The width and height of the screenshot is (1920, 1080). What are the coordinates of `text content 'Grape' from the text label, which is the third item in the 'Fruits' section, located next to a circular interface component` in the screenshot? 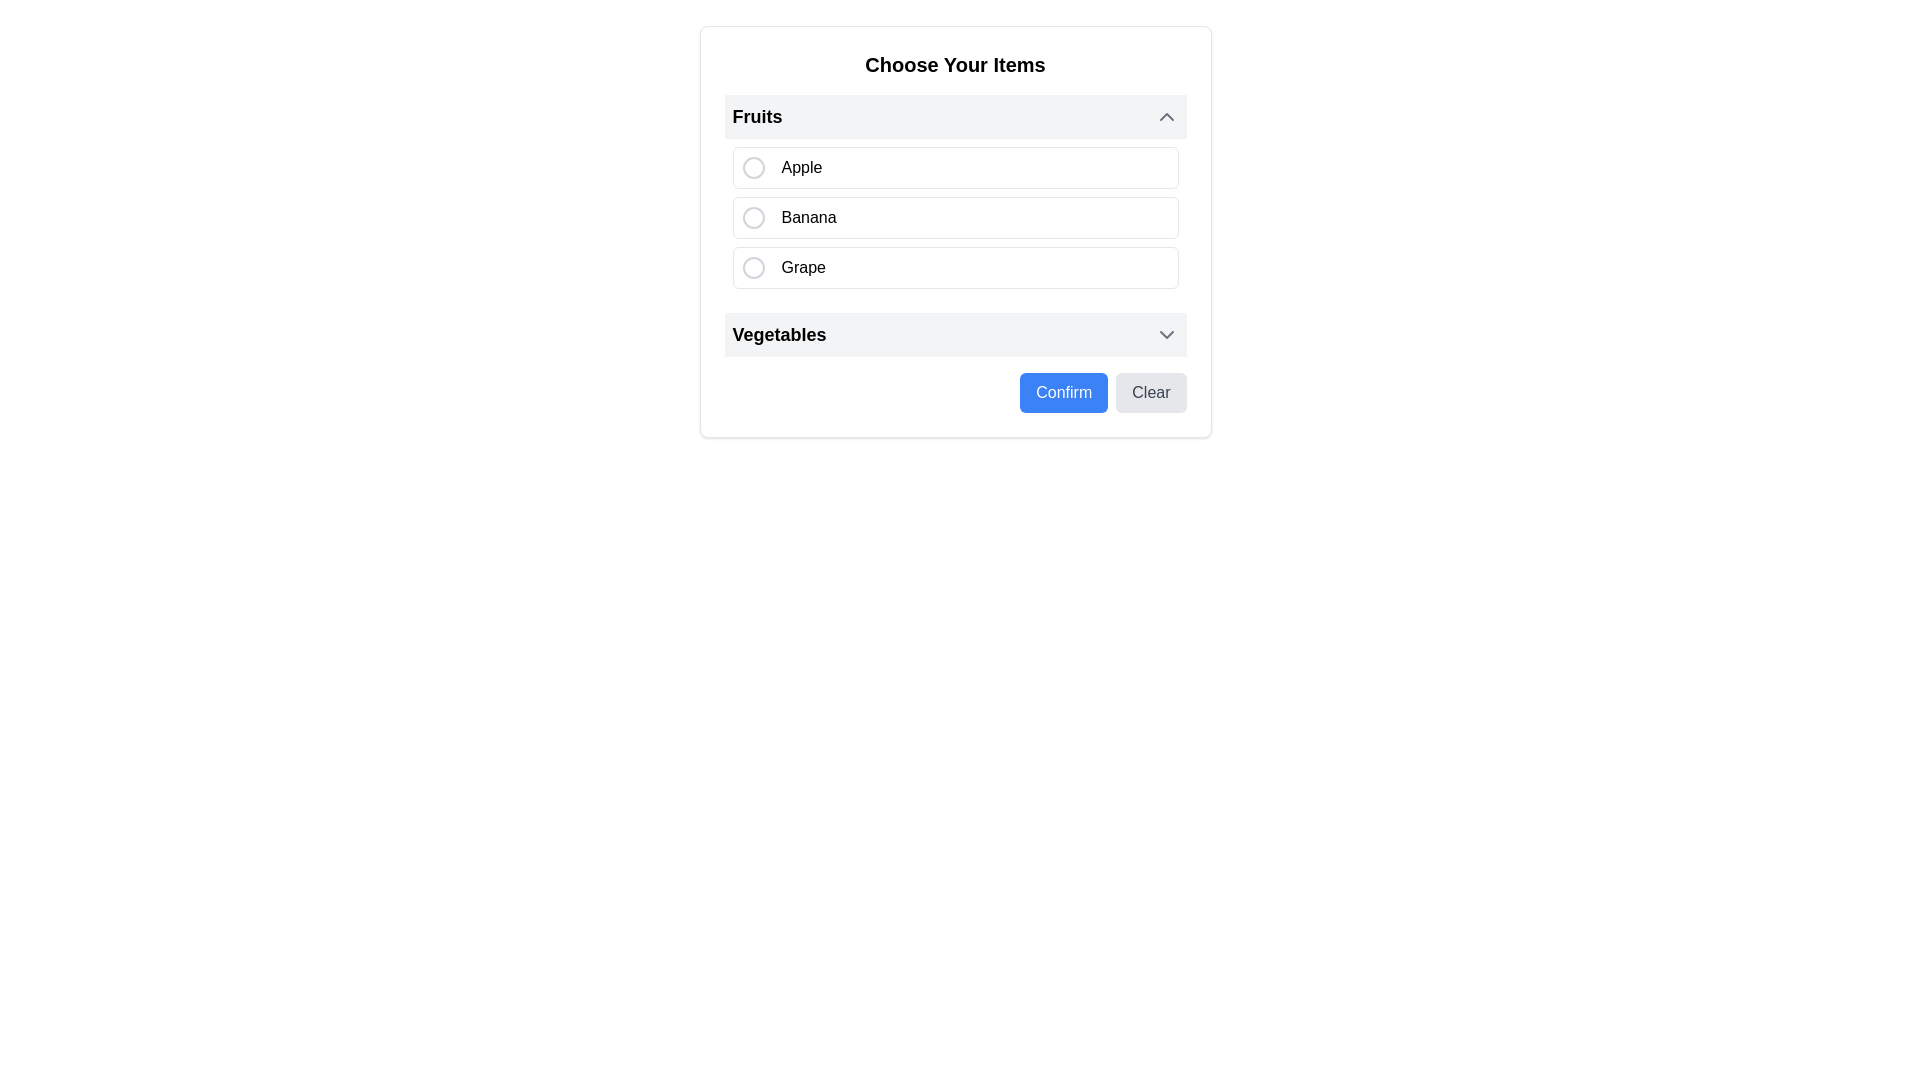 It's located at (803, 266).